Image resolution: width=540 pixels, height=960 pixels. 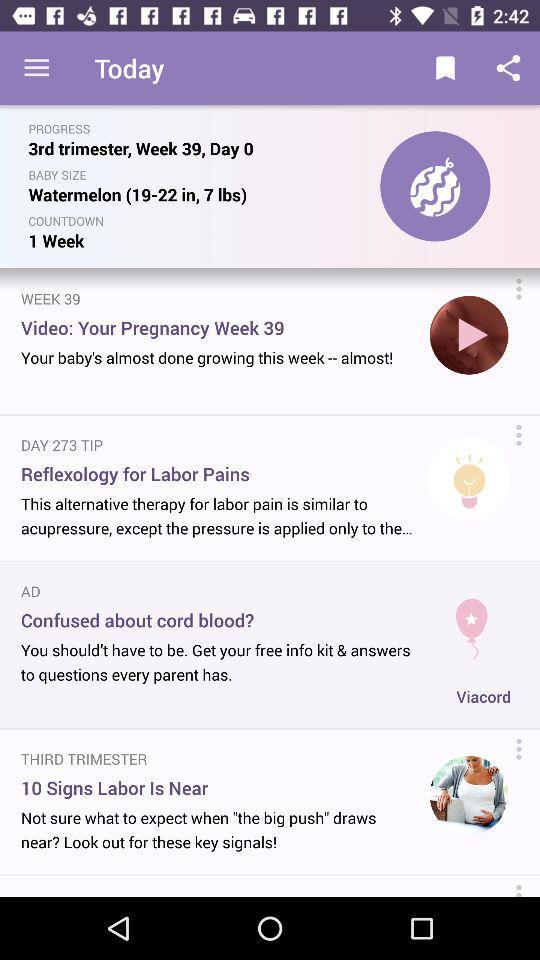 I want to click on item to the right of the ad item, so click(x=471, y=620).